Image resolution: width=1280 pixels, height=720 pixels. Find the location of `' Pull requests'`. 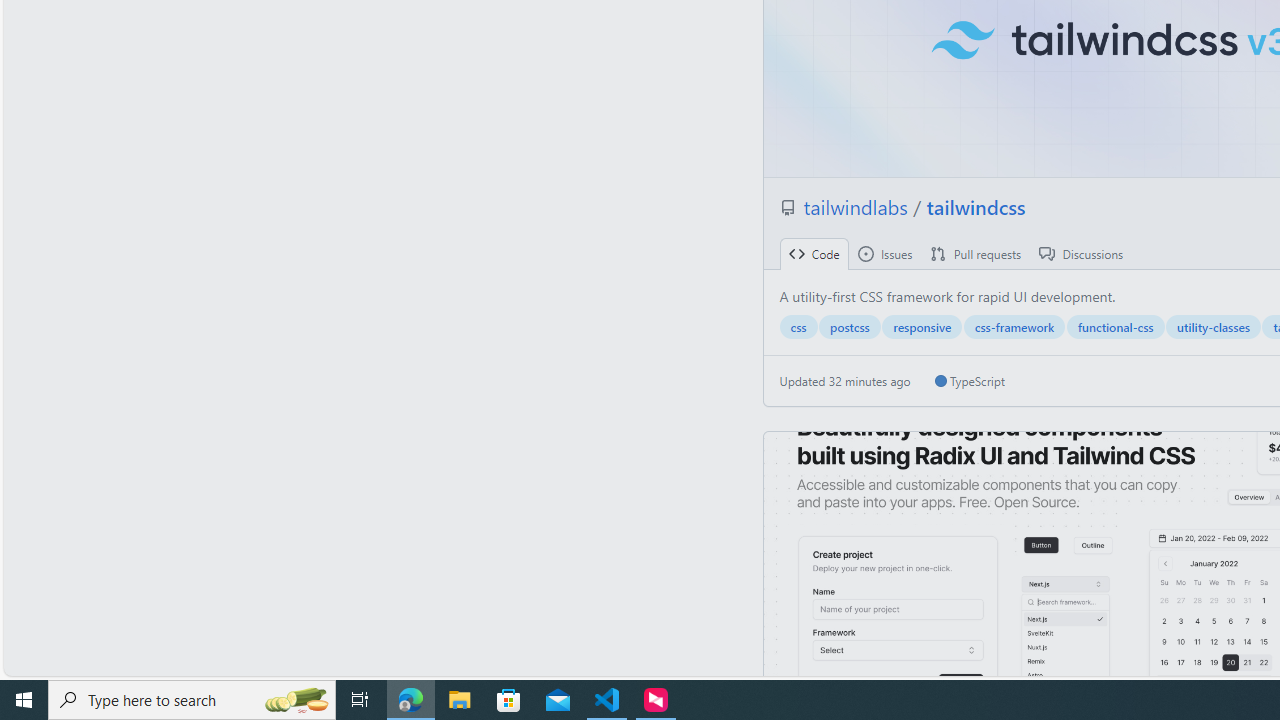

' Pull requests' is located at coordinates (976, 253).